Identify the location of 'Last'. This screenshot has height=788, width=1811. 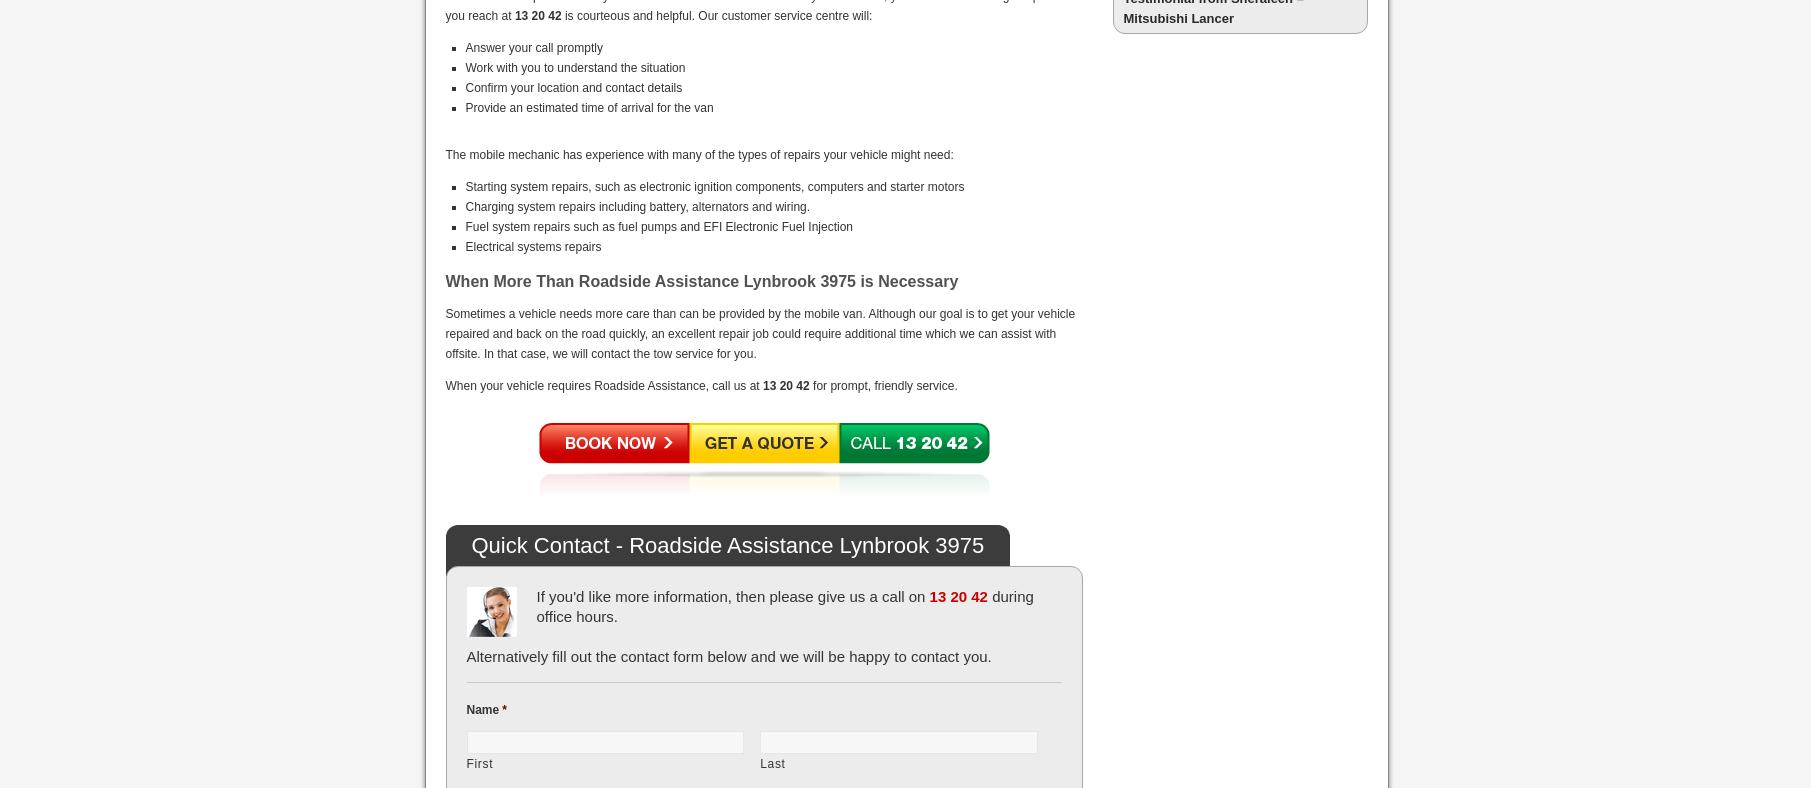
(771, 763).